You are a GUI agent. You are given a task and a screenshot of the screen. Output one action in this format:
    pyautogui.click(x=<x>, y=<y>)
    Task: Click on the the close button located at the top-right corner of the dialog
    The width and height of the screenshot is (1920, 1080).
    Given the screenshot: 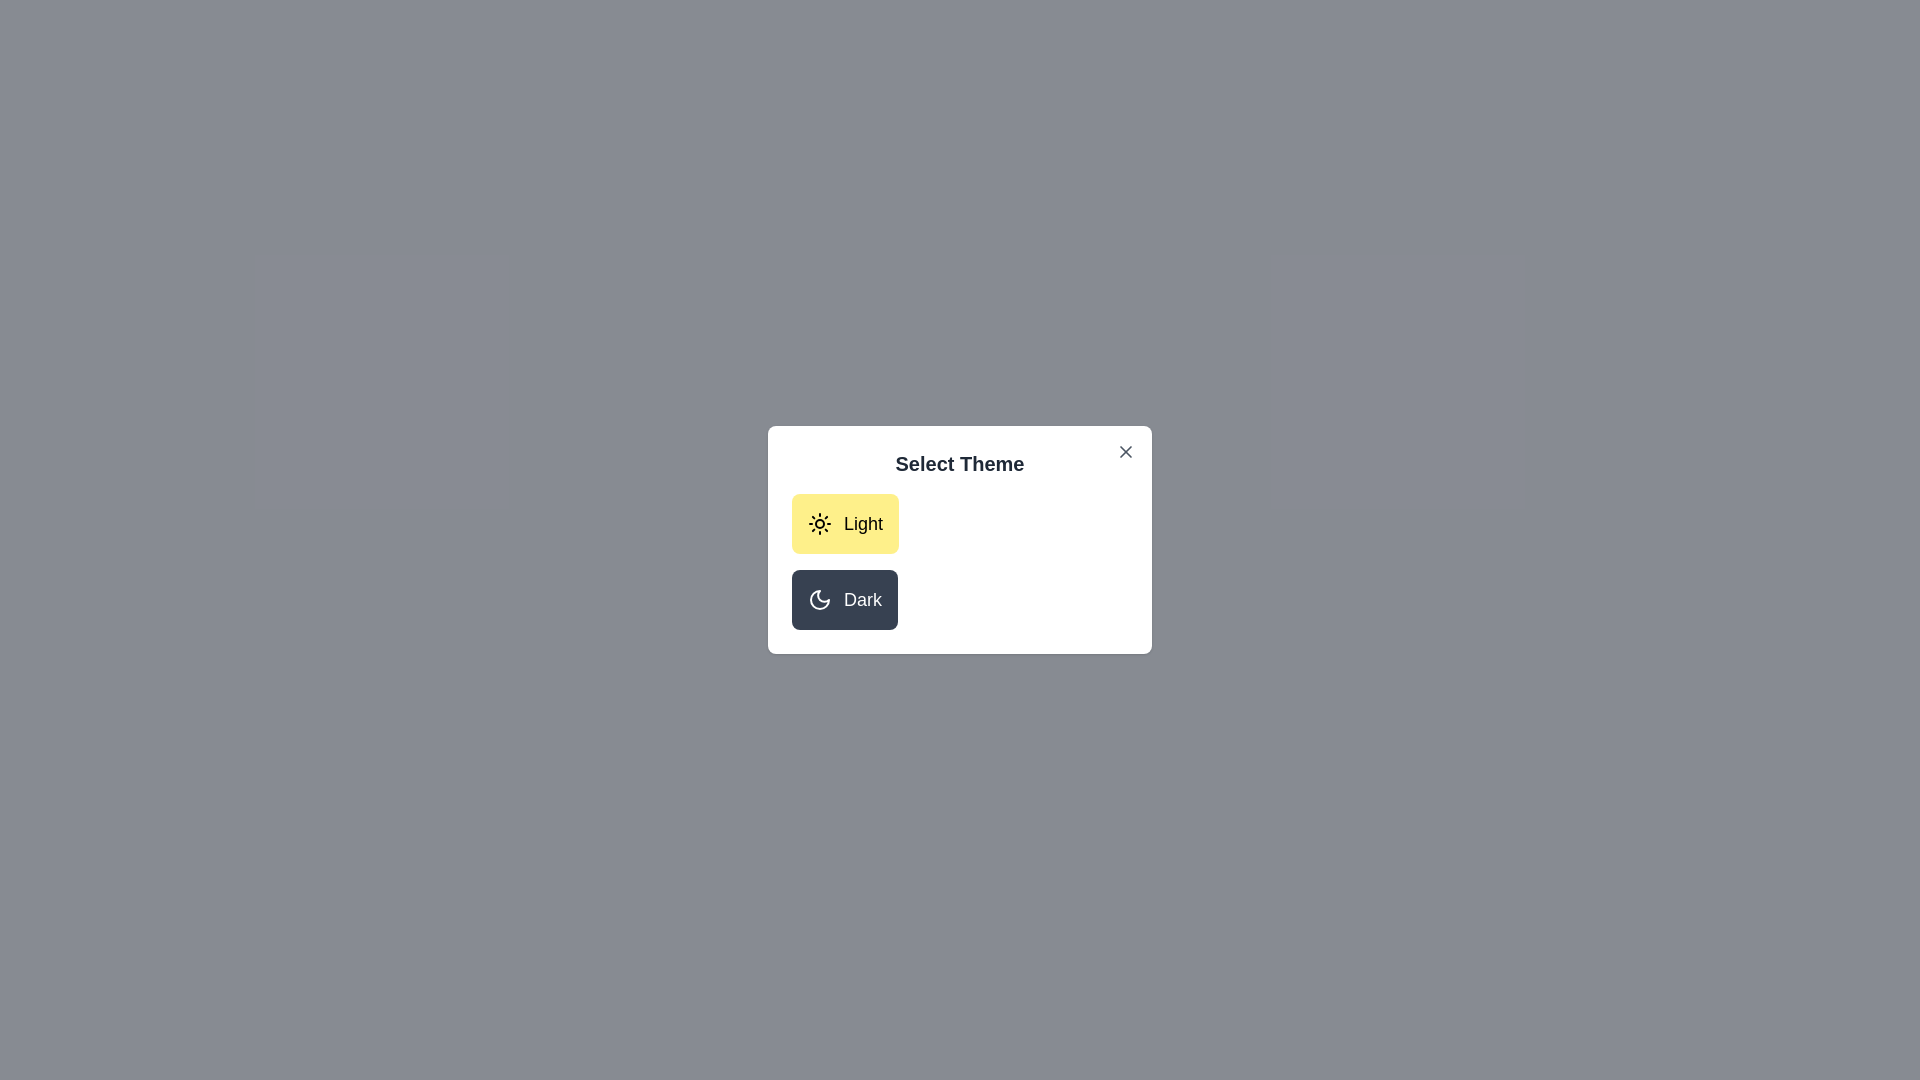 What is the action you would take?
    pyautogui.click(x=1126, y=451)
    